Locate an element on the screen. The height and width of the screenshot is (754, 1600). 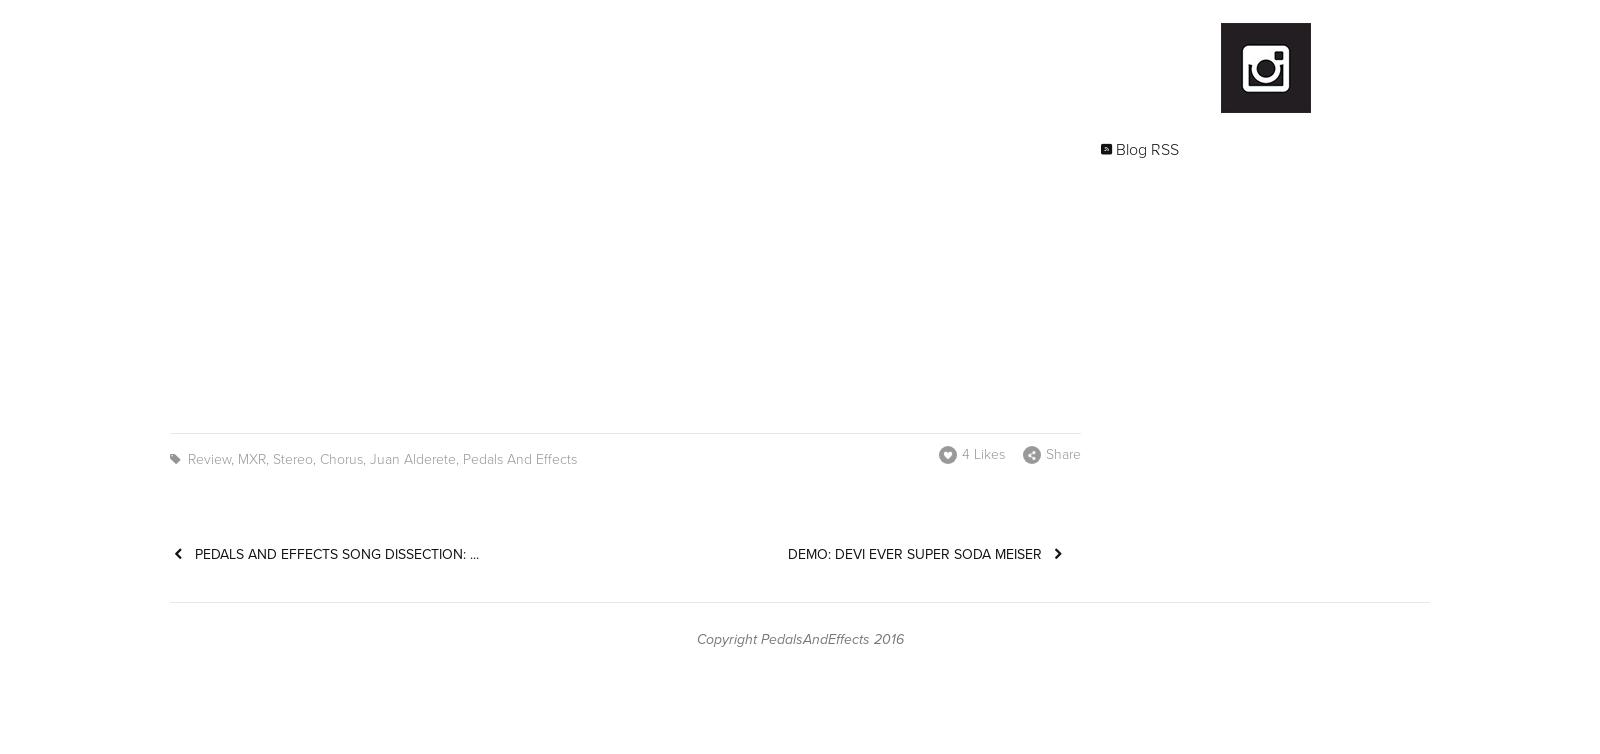
'Blog RSS' is located at coordinates (1147, 148).